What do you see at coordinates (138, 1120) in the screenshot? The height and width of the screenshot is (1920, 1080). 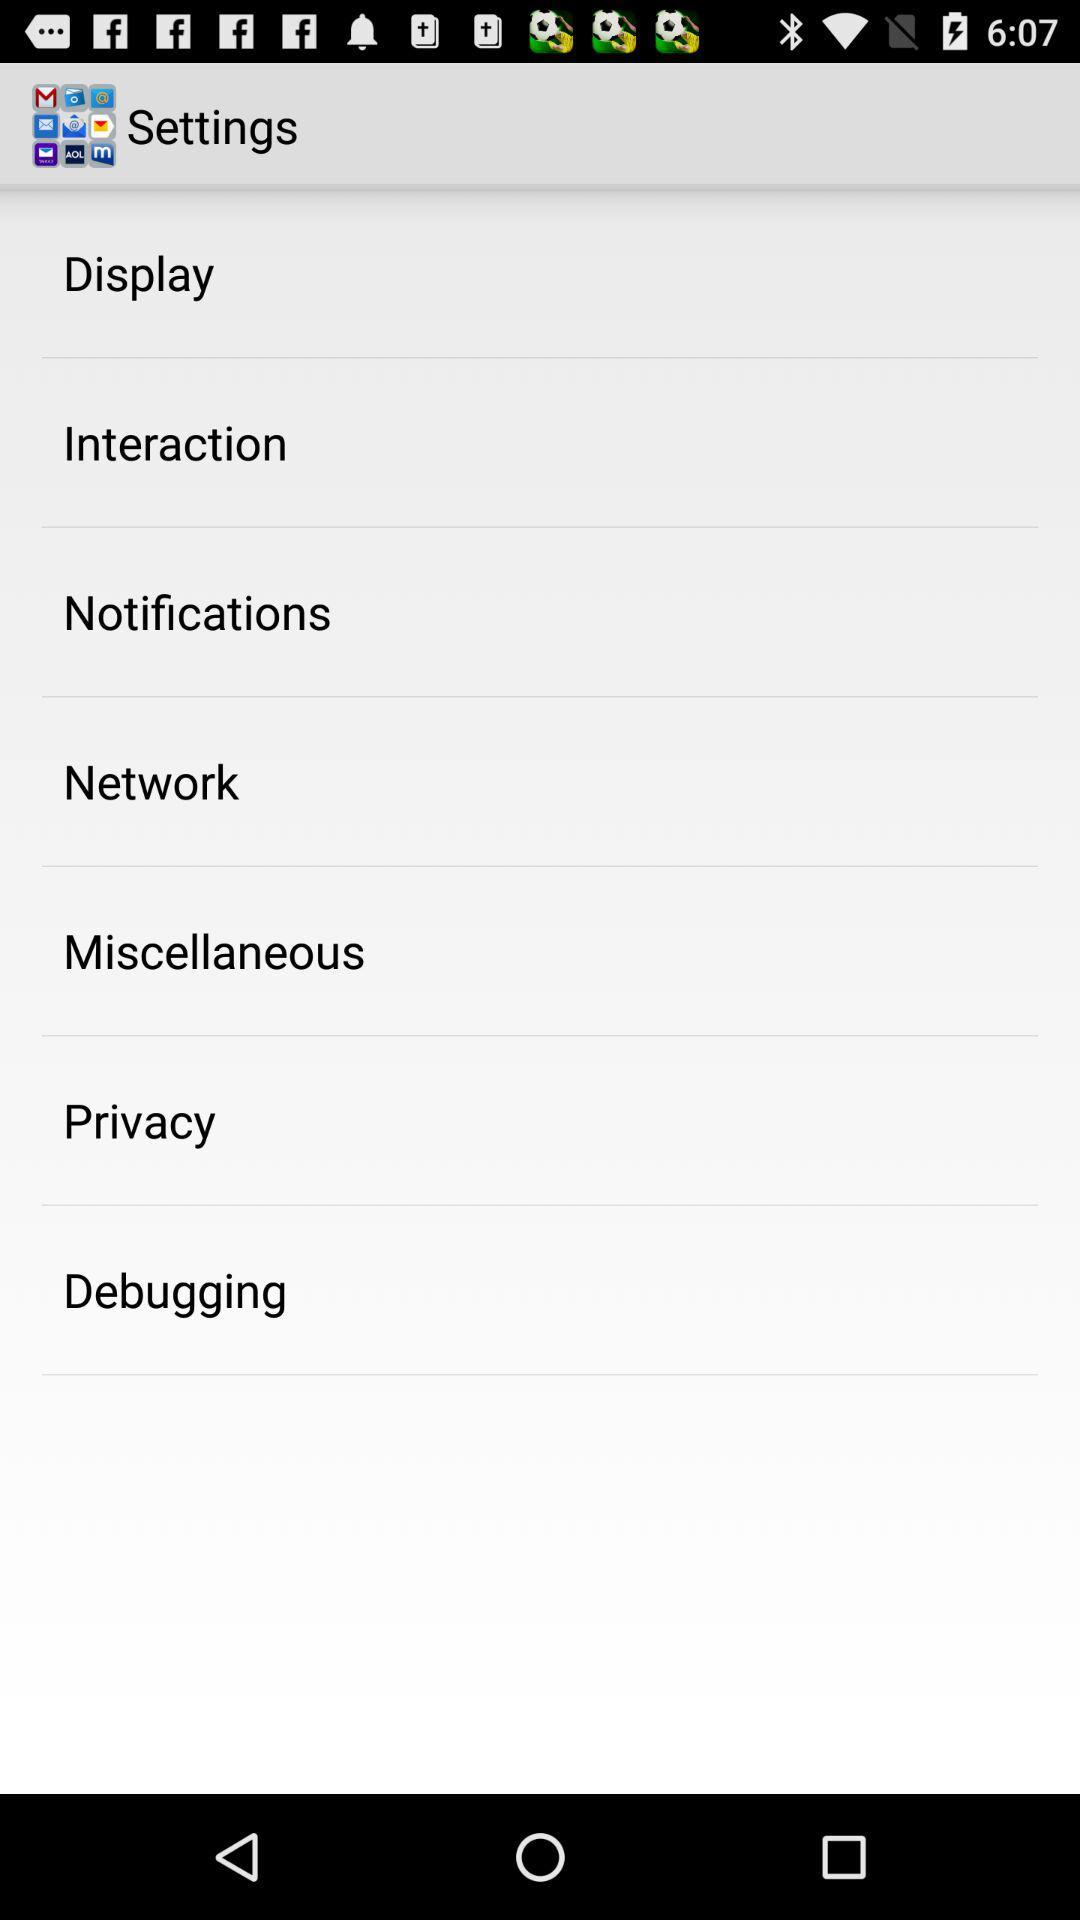 I see `privacy icon` at bounding box center [138, 1120].